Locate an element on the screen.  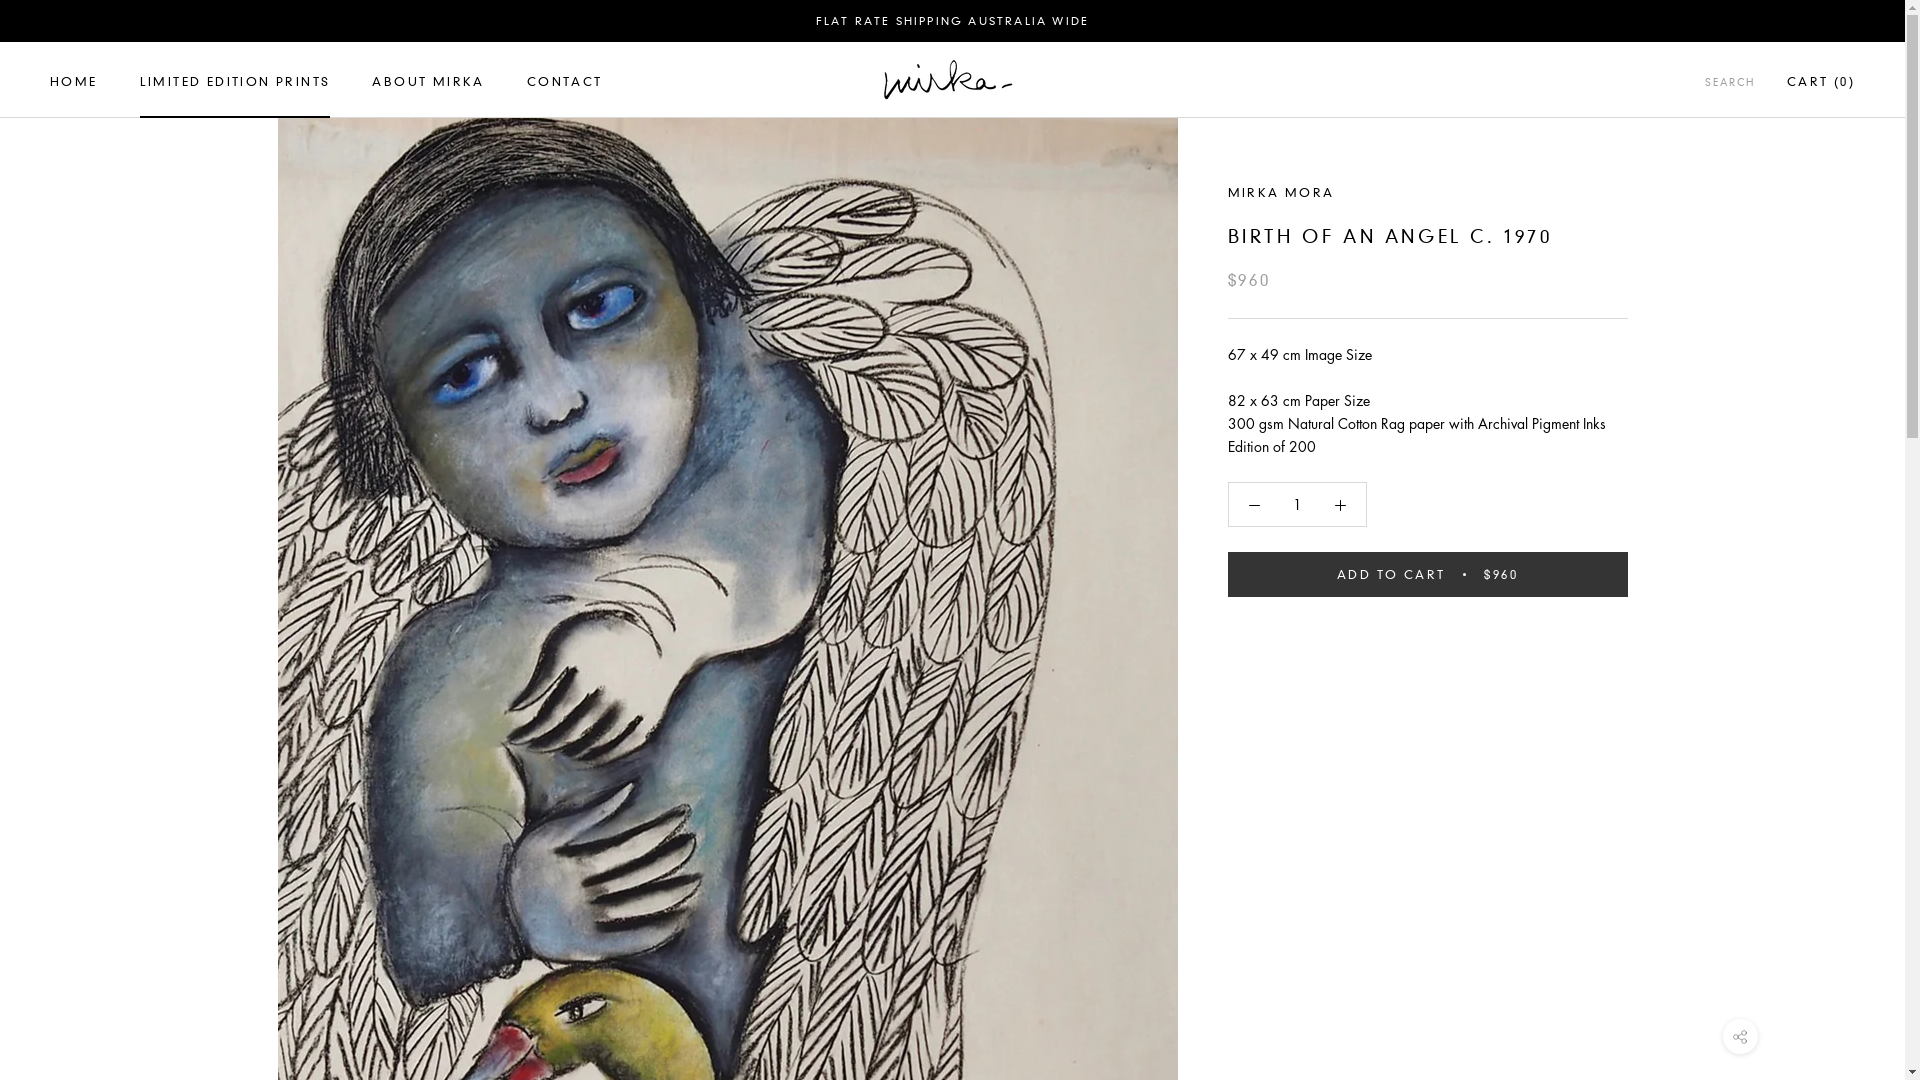
'ABOUT MIRKA is located at coordinates (426, 80).